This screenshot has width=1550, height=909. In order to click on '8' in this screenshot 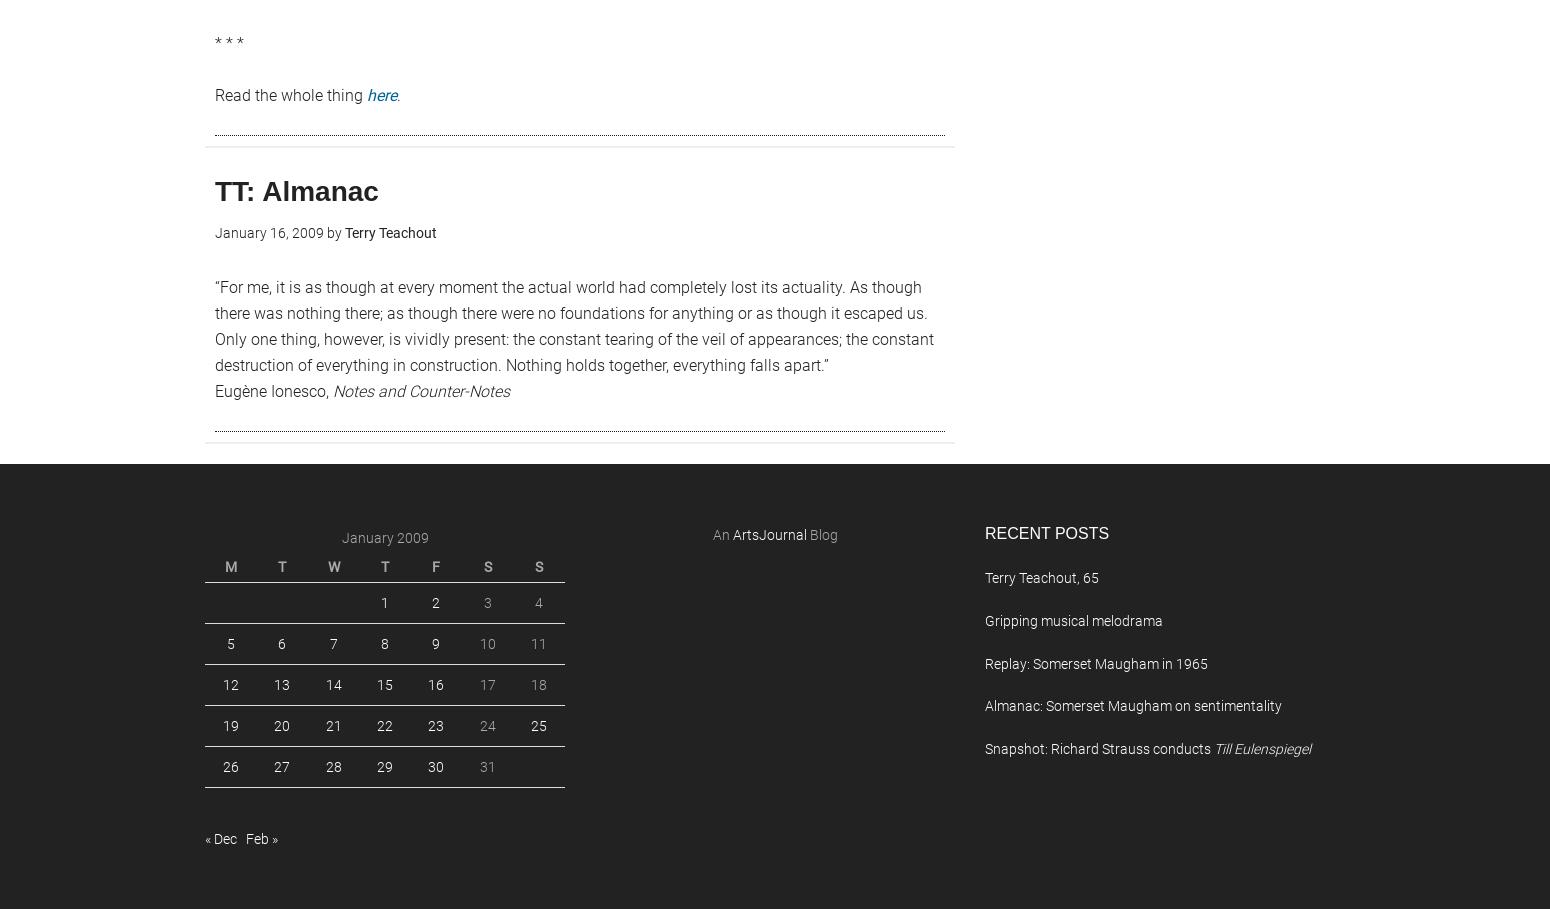, I will do `click(382, 643)`.